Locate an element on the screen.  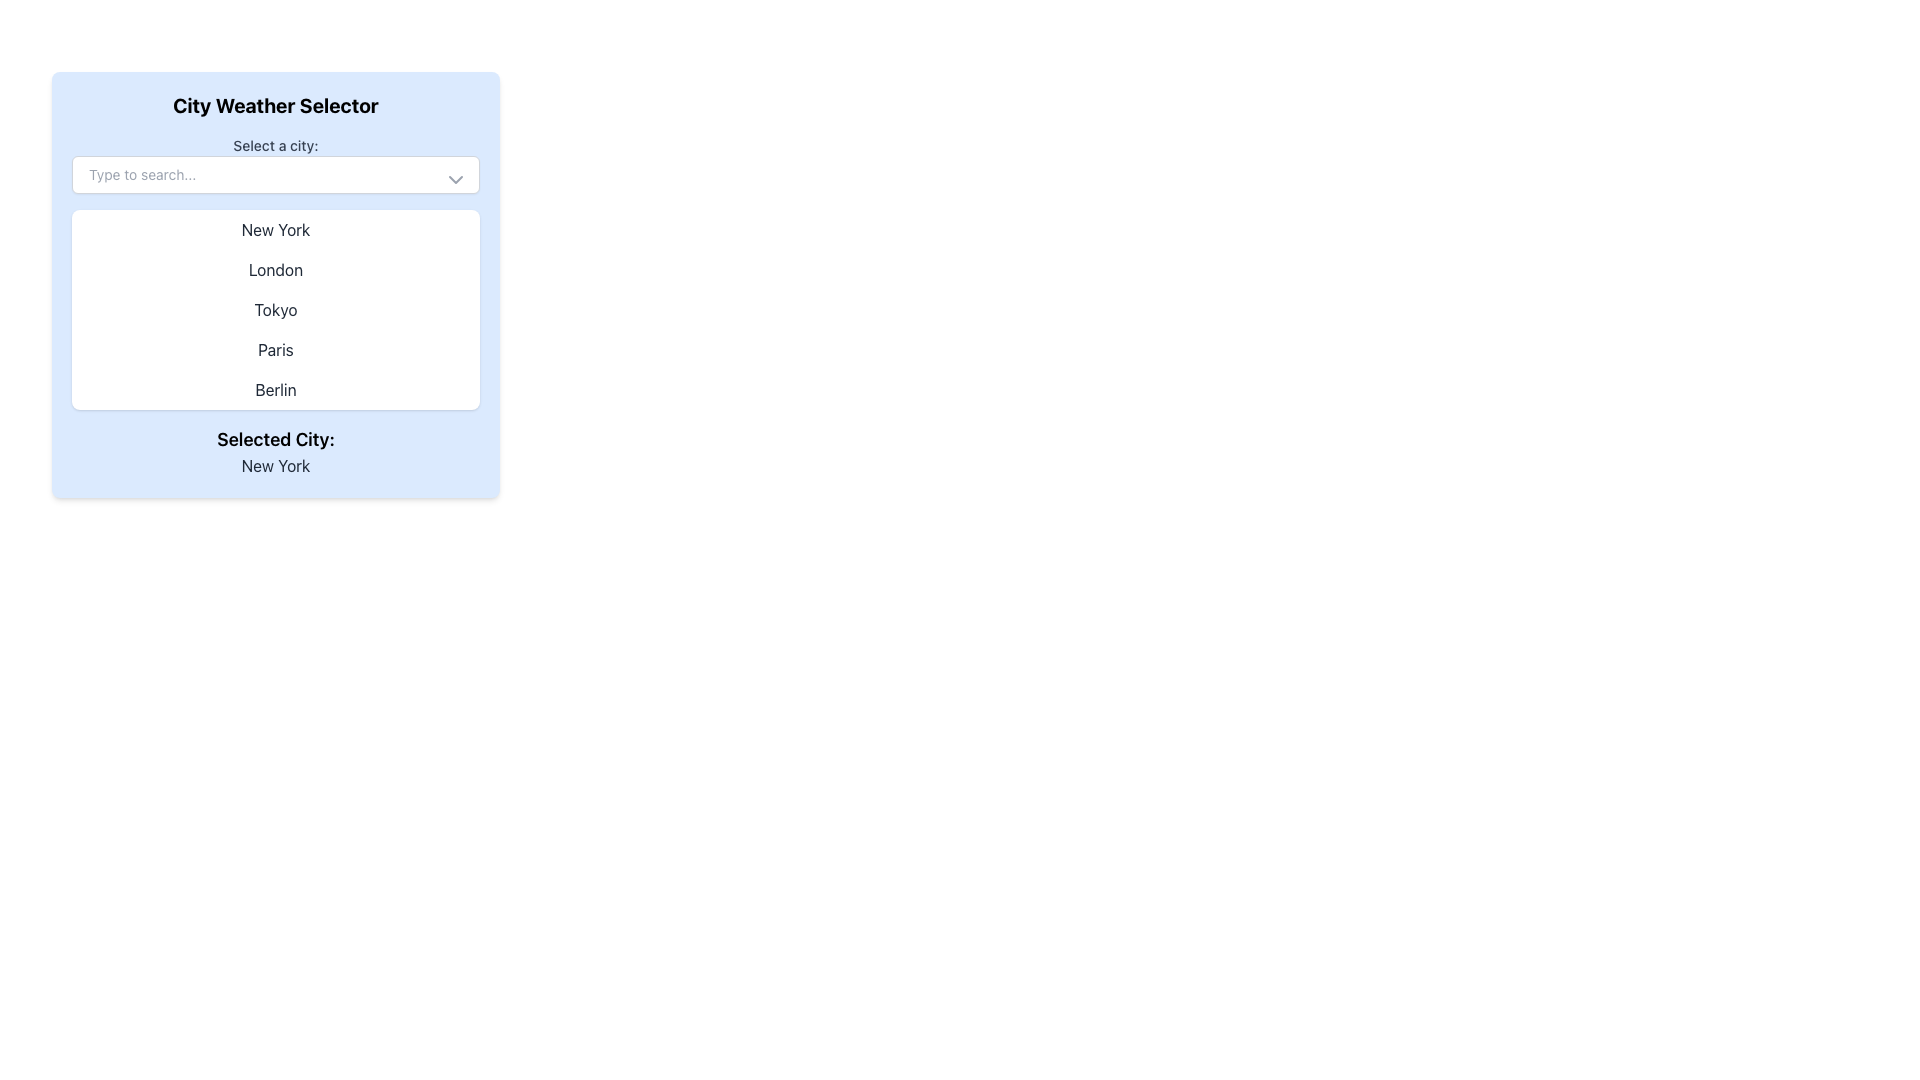
the informational text display that shows the currently selected city in the weather-selection interface, located at the bottom of the 'City Weather Selector' card is located at coordinates (274, 451).